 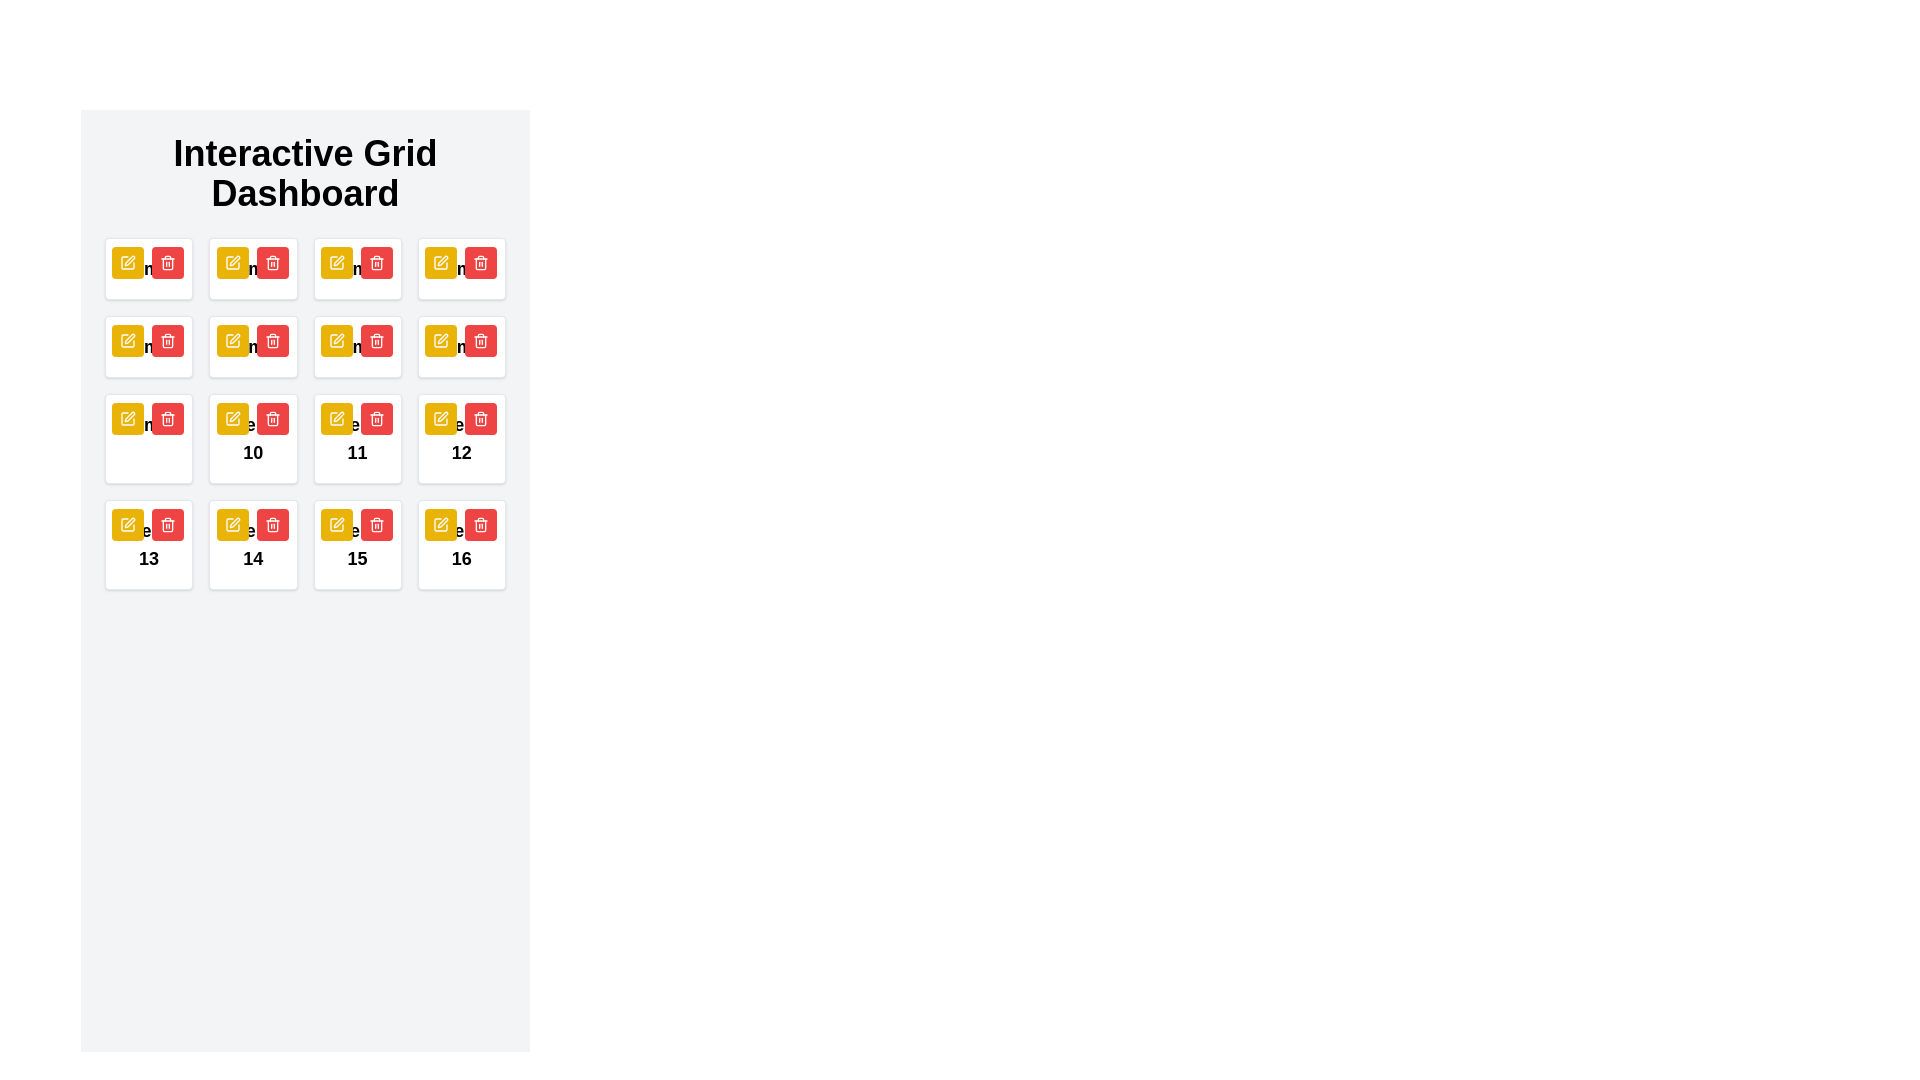 I want to click on the edit button located in the upper-right corner of the card labeled 'Item 10', which is part of the action group for editing or deleting card content, so click(x=251, y=418).